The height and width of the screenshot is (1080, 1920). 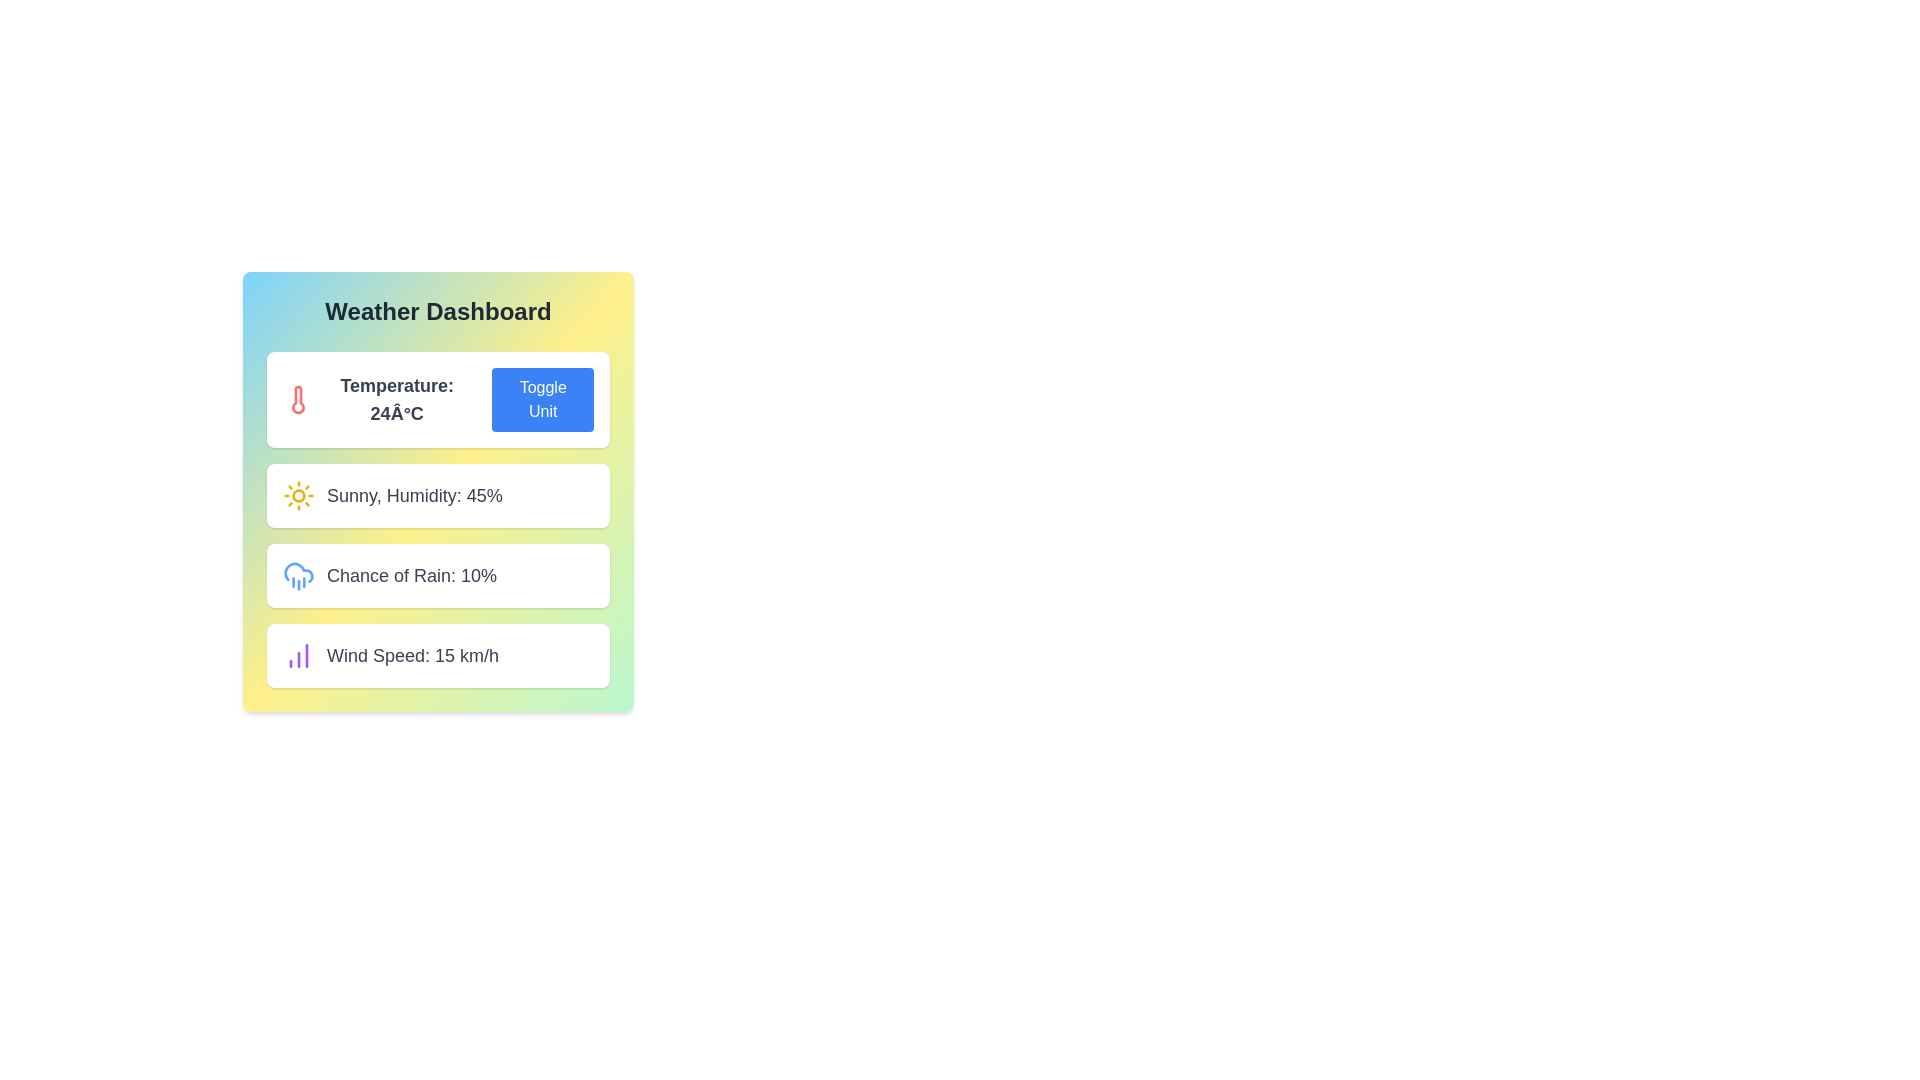 I want to click on the Information Card displaying the current temperature, which is the first item in the grid of weather data cards located at the top-most position, so click(x=437, y=400).